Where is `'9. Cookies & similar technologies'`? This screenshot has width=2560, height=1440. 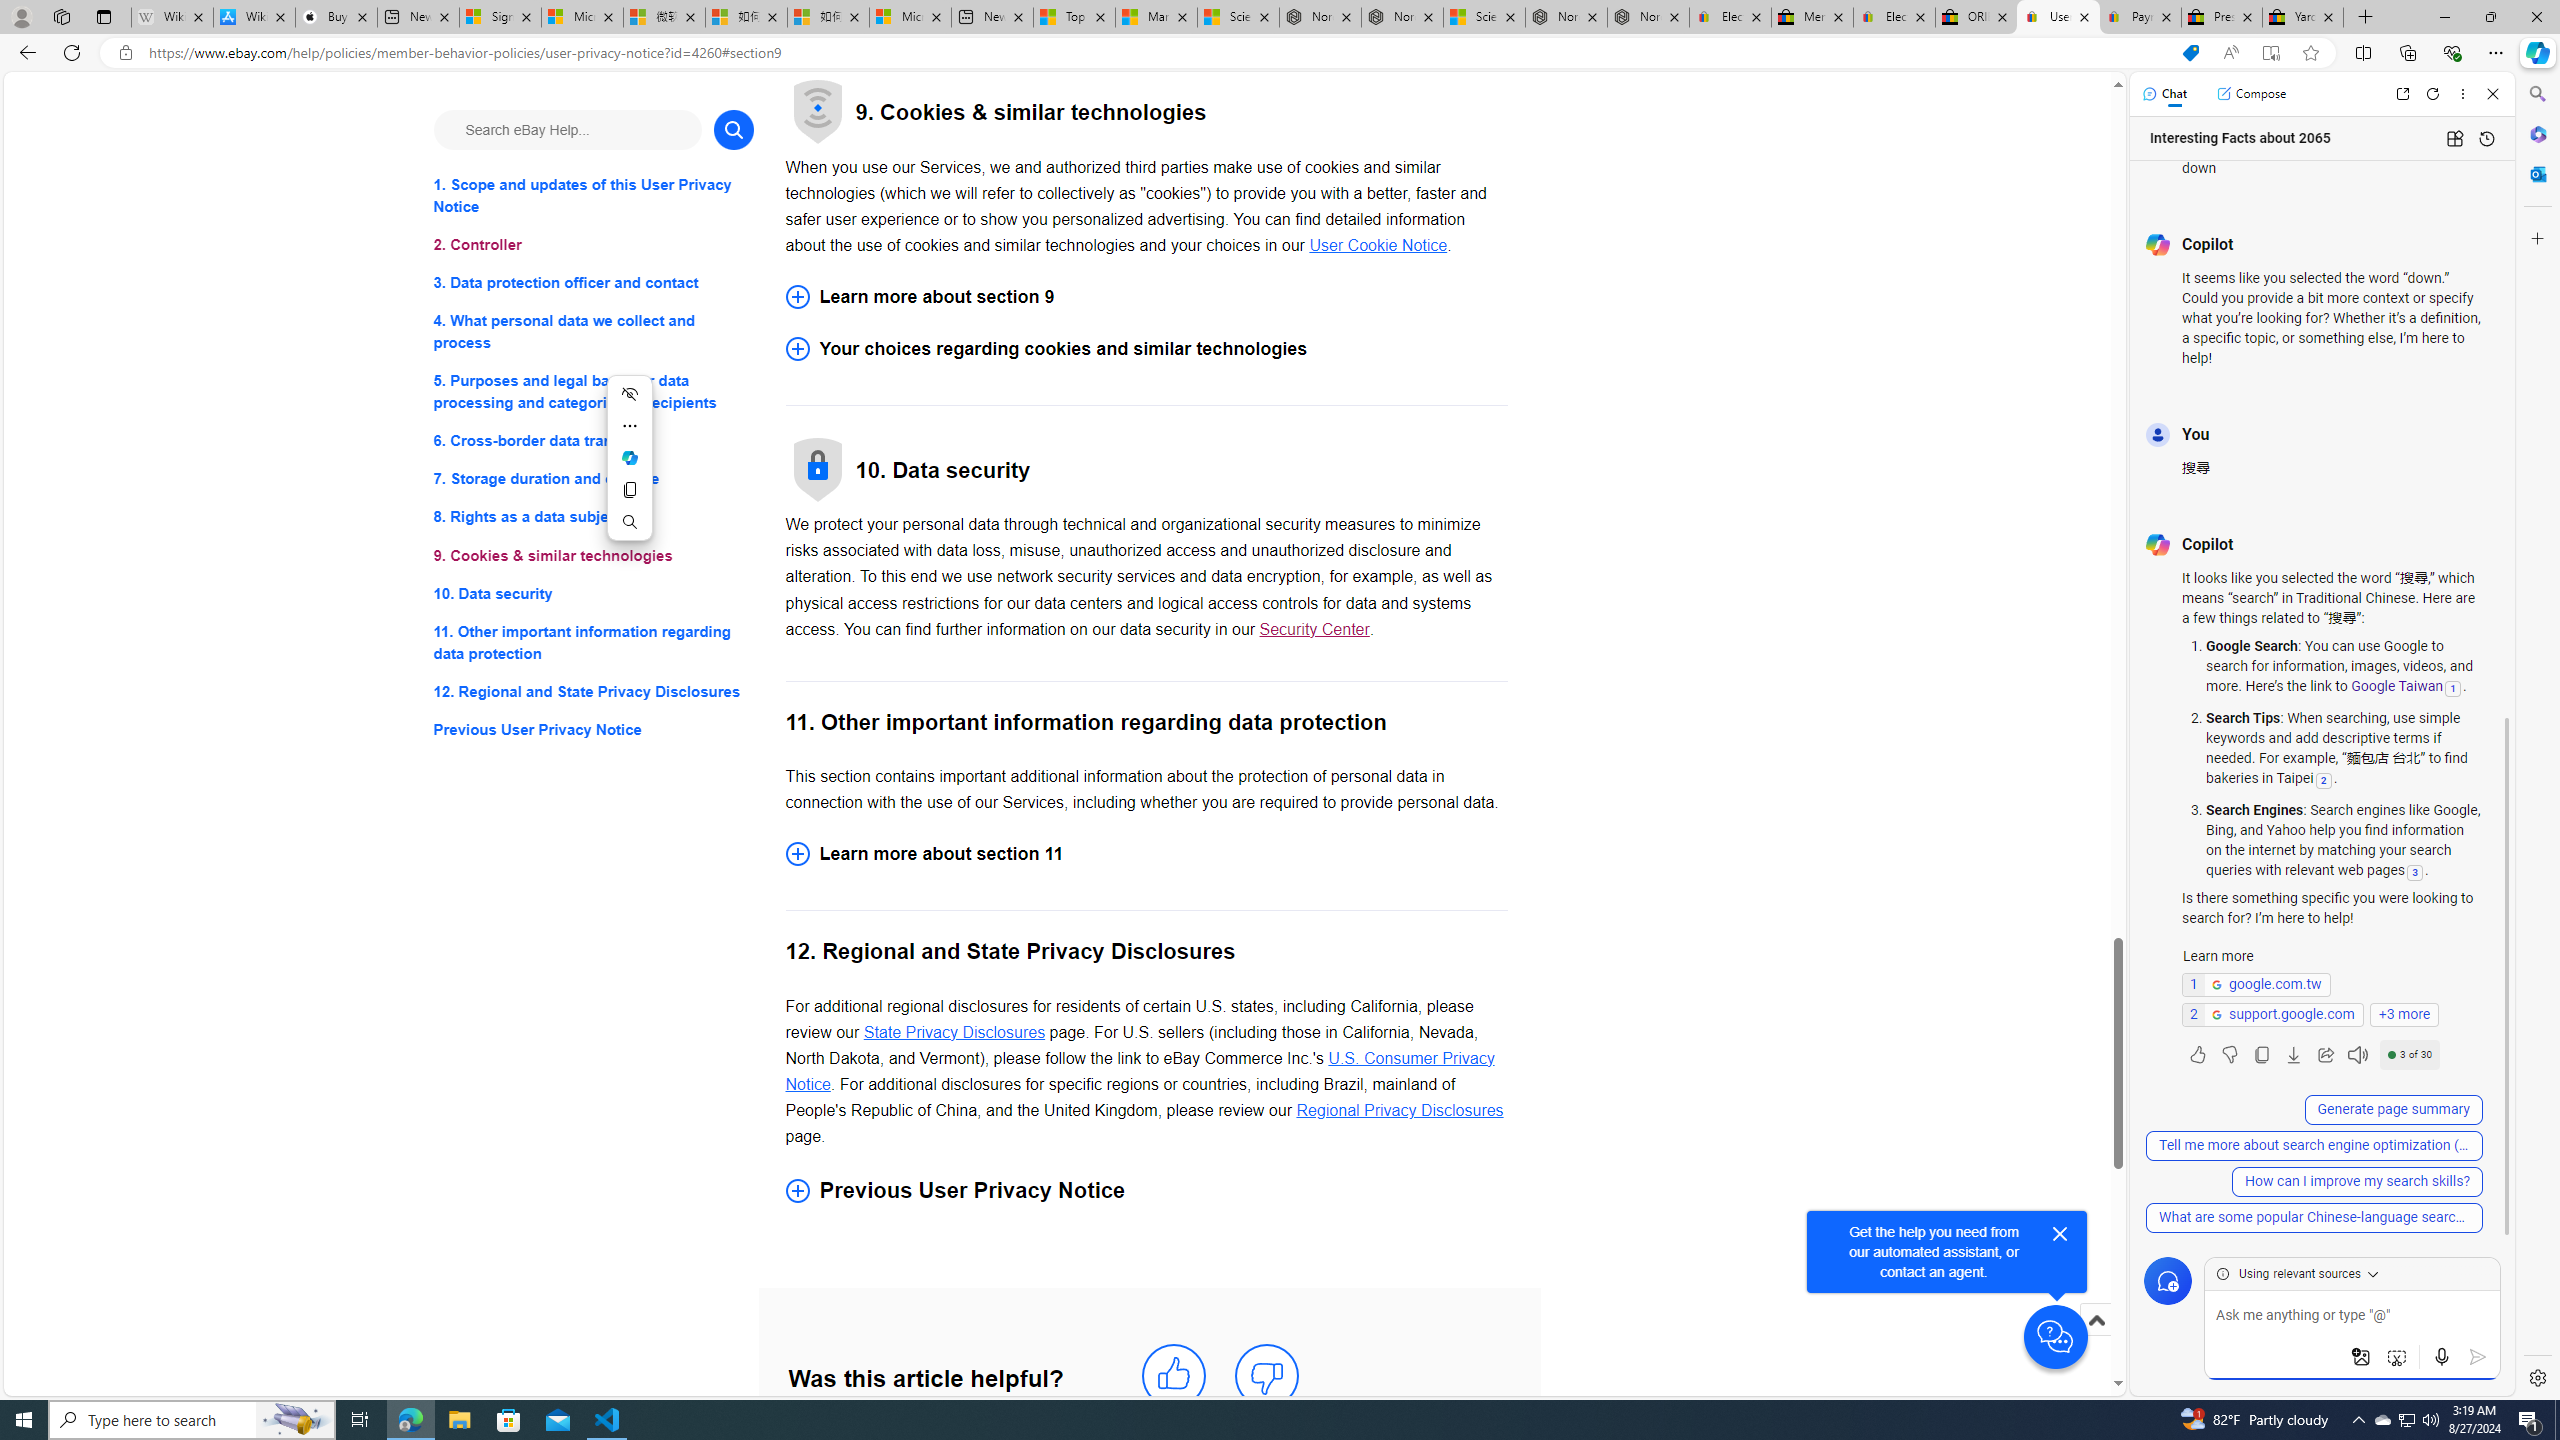
'9. Cookies & similar technologies' is located at coordinates (592, 555).